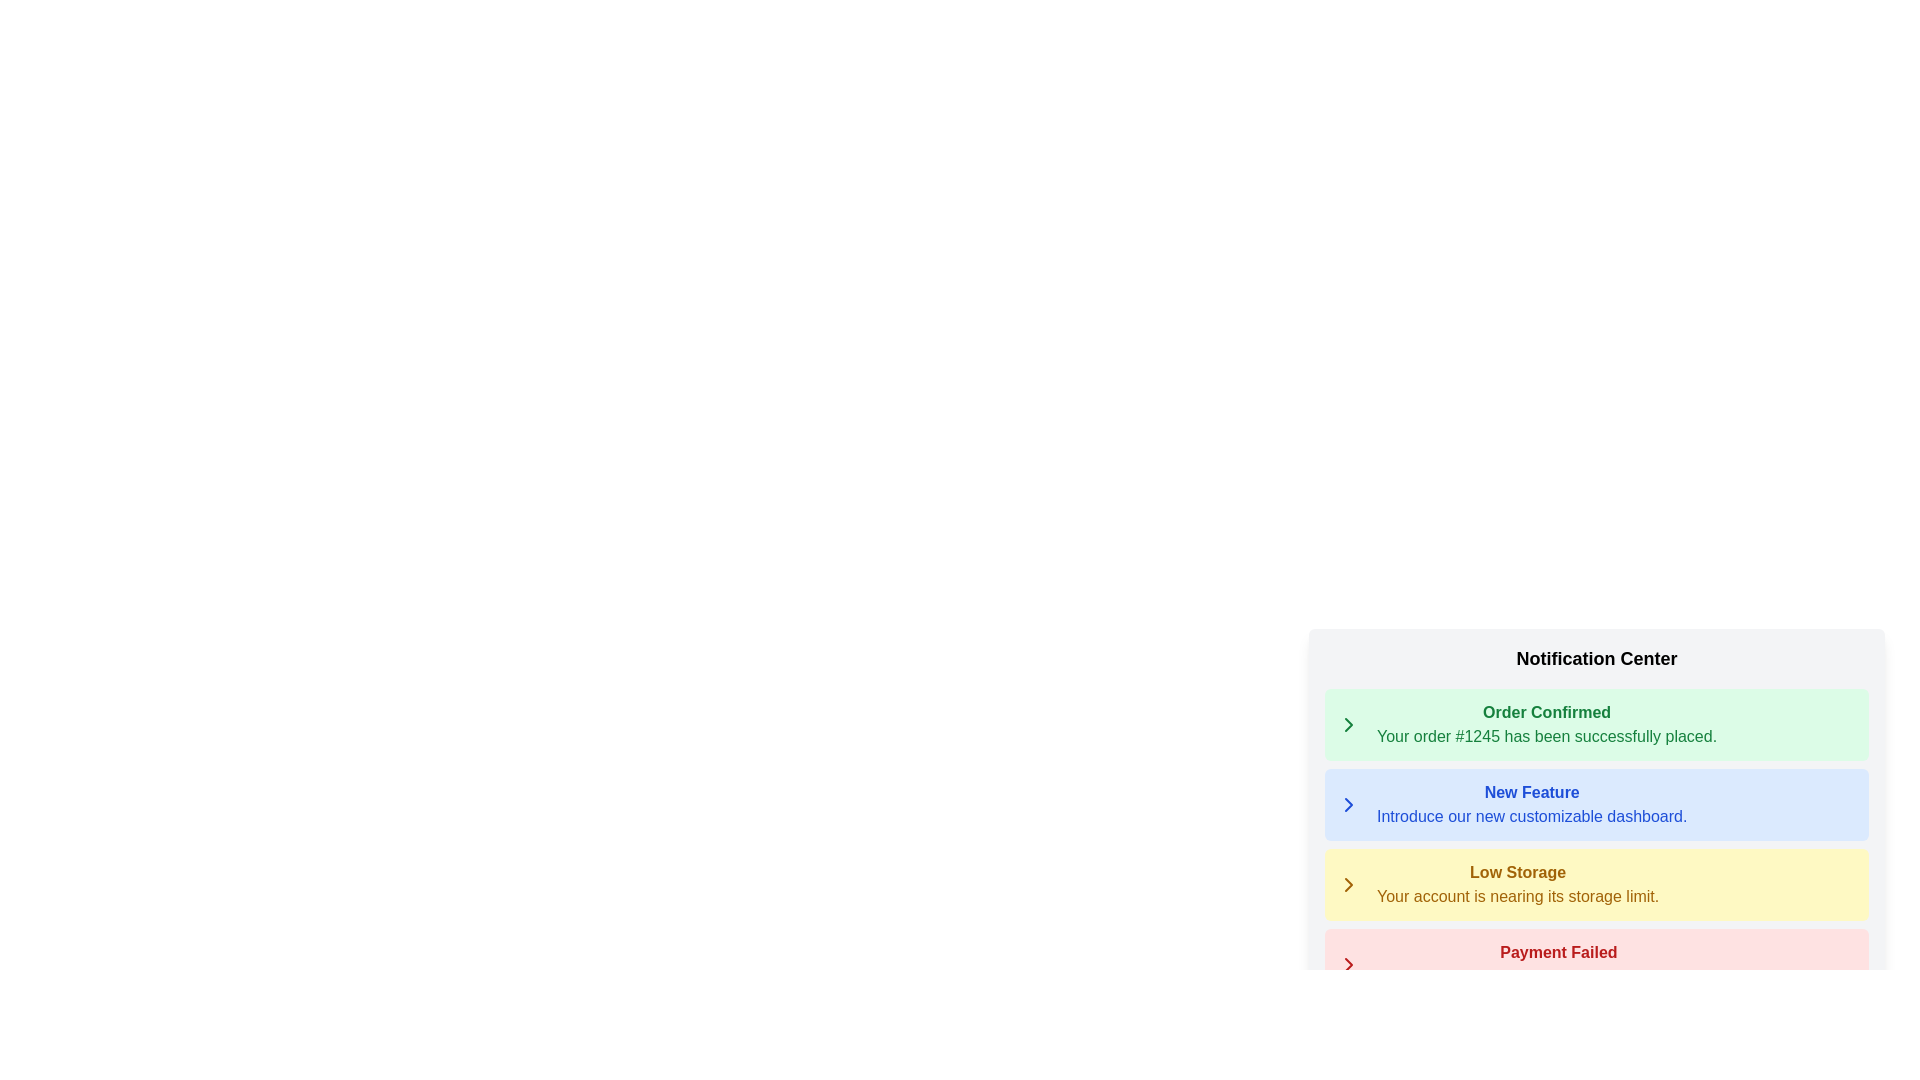 This screenshot has width=1920, height=1080. Describe the element at coordinates (1348, 963) in the screenshot. I see `the rightward-pointing chevron icon located at the right end of the 'Payment Failed' notification entry in the Notification Center to initiate navigation` at that location.